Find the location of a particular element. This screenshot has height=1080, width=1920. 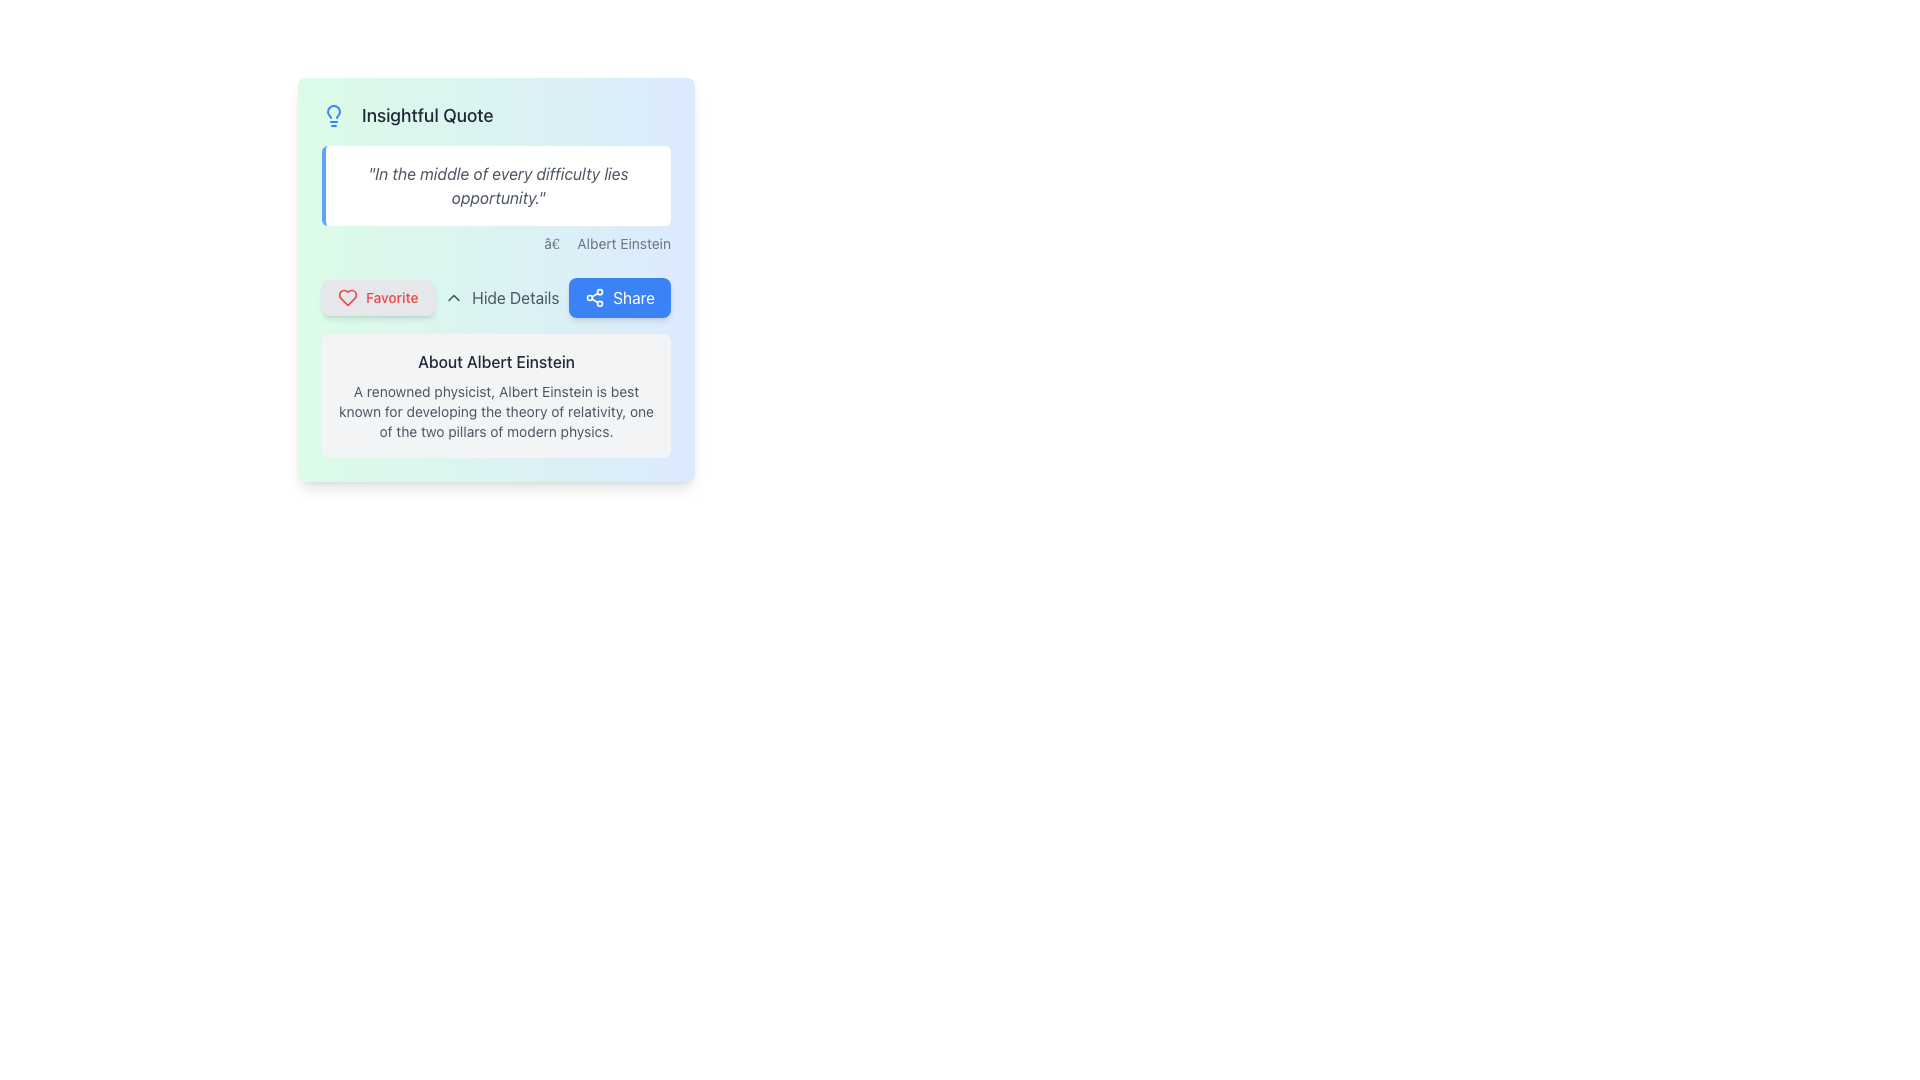

the Hide Details button on the Interactive action bar located centrally below the quote and above the information about Albert Einstein is located at coordinates (496, 297).